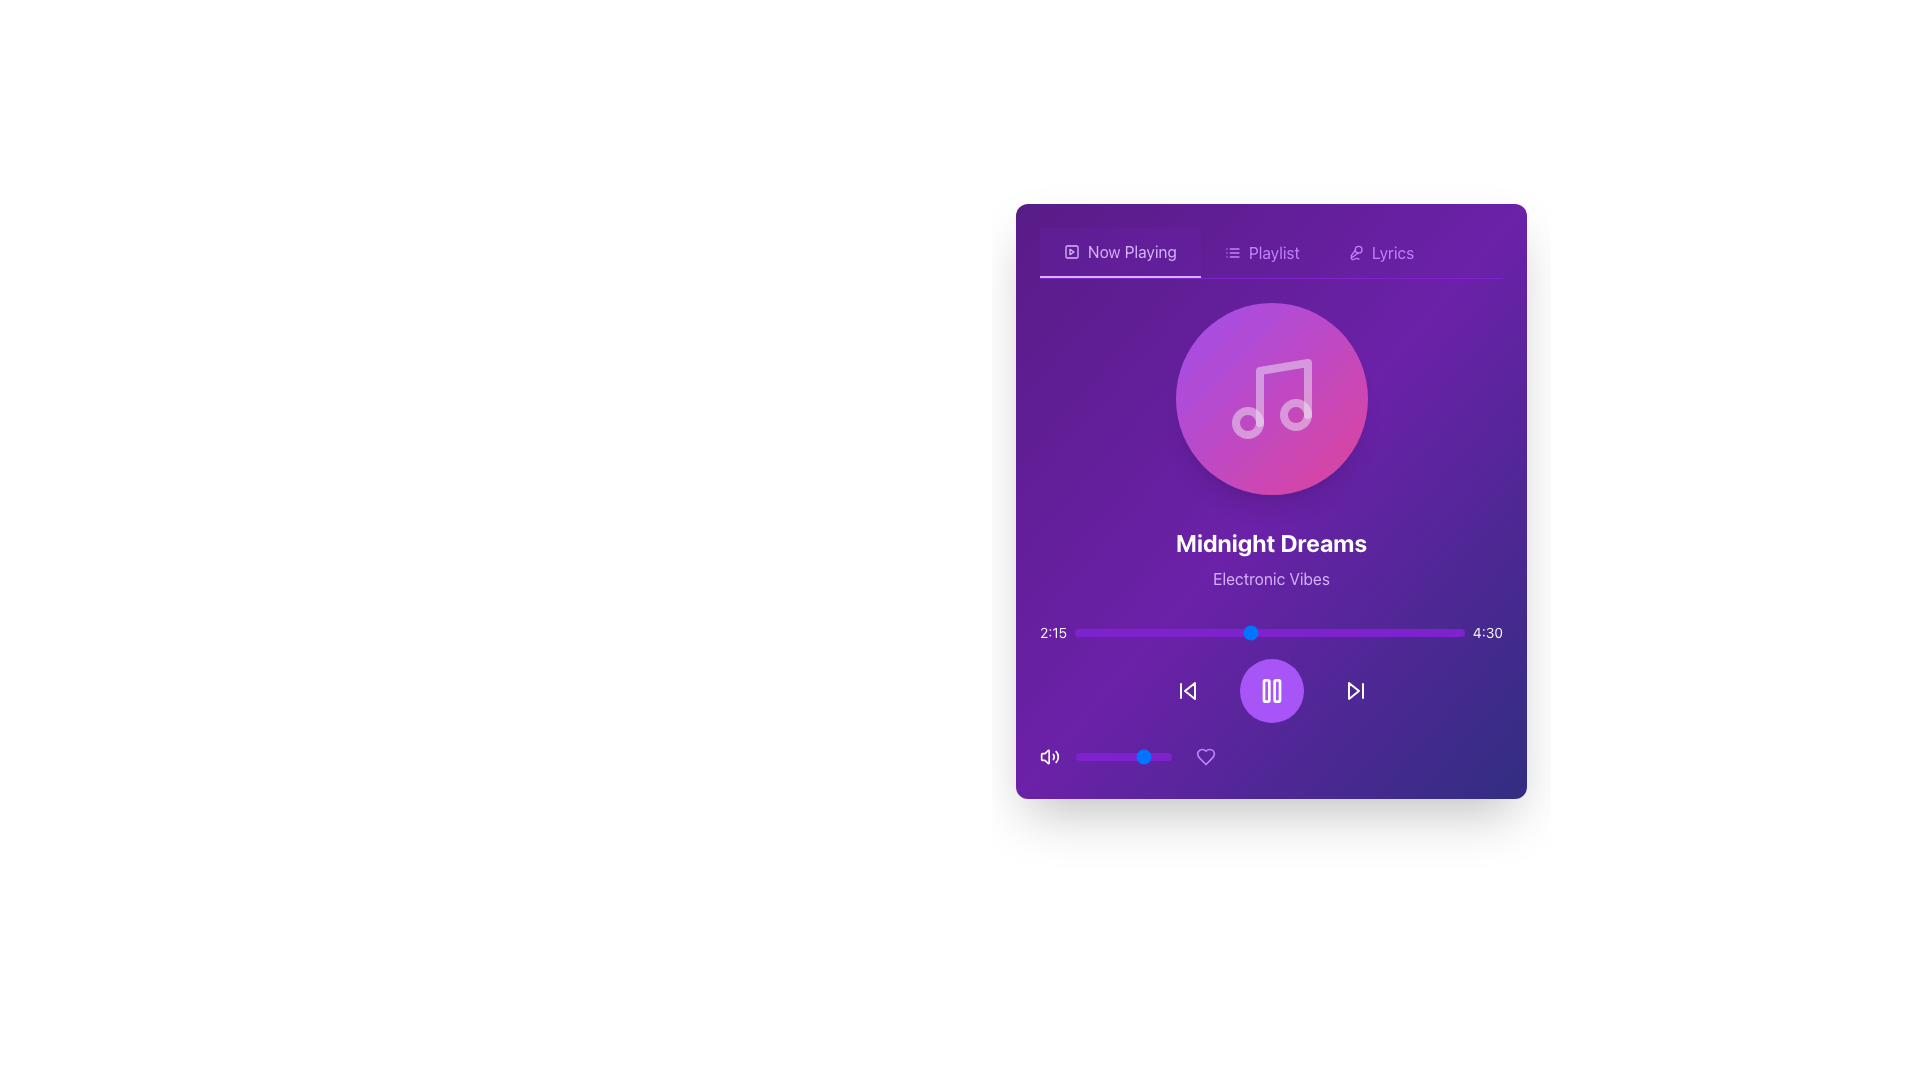  Describe the element at coordinates (1355, 252) in the screenshot. I see `the microphone icon located in the top-right corner of the music player interface, which is part of the 'Lyrics' navigation option` at that location.